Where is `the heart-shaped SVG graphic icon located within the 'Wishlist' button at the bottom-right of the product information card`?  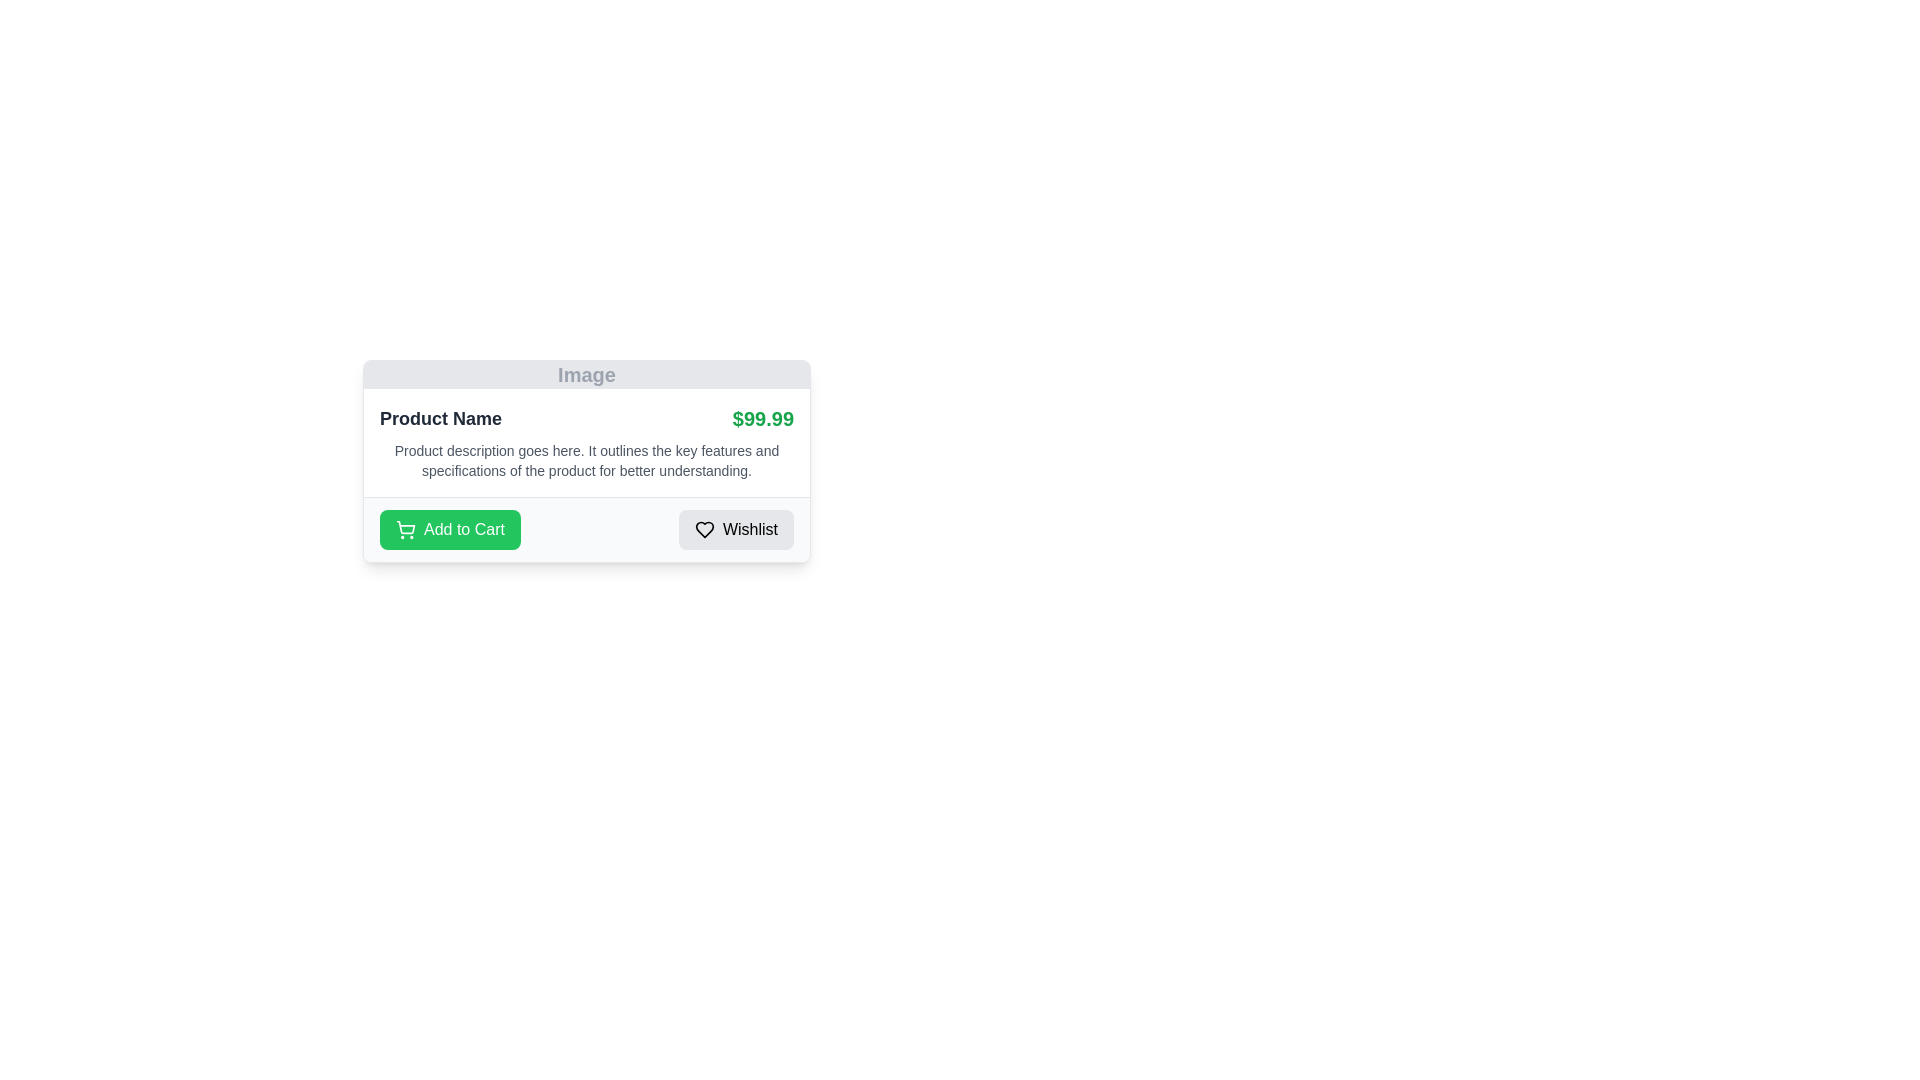 the heart-shaped SVG graphic icon located within the 'Wishlist' button at the bottom-right of the product information card is located at coordinates (704, 528).